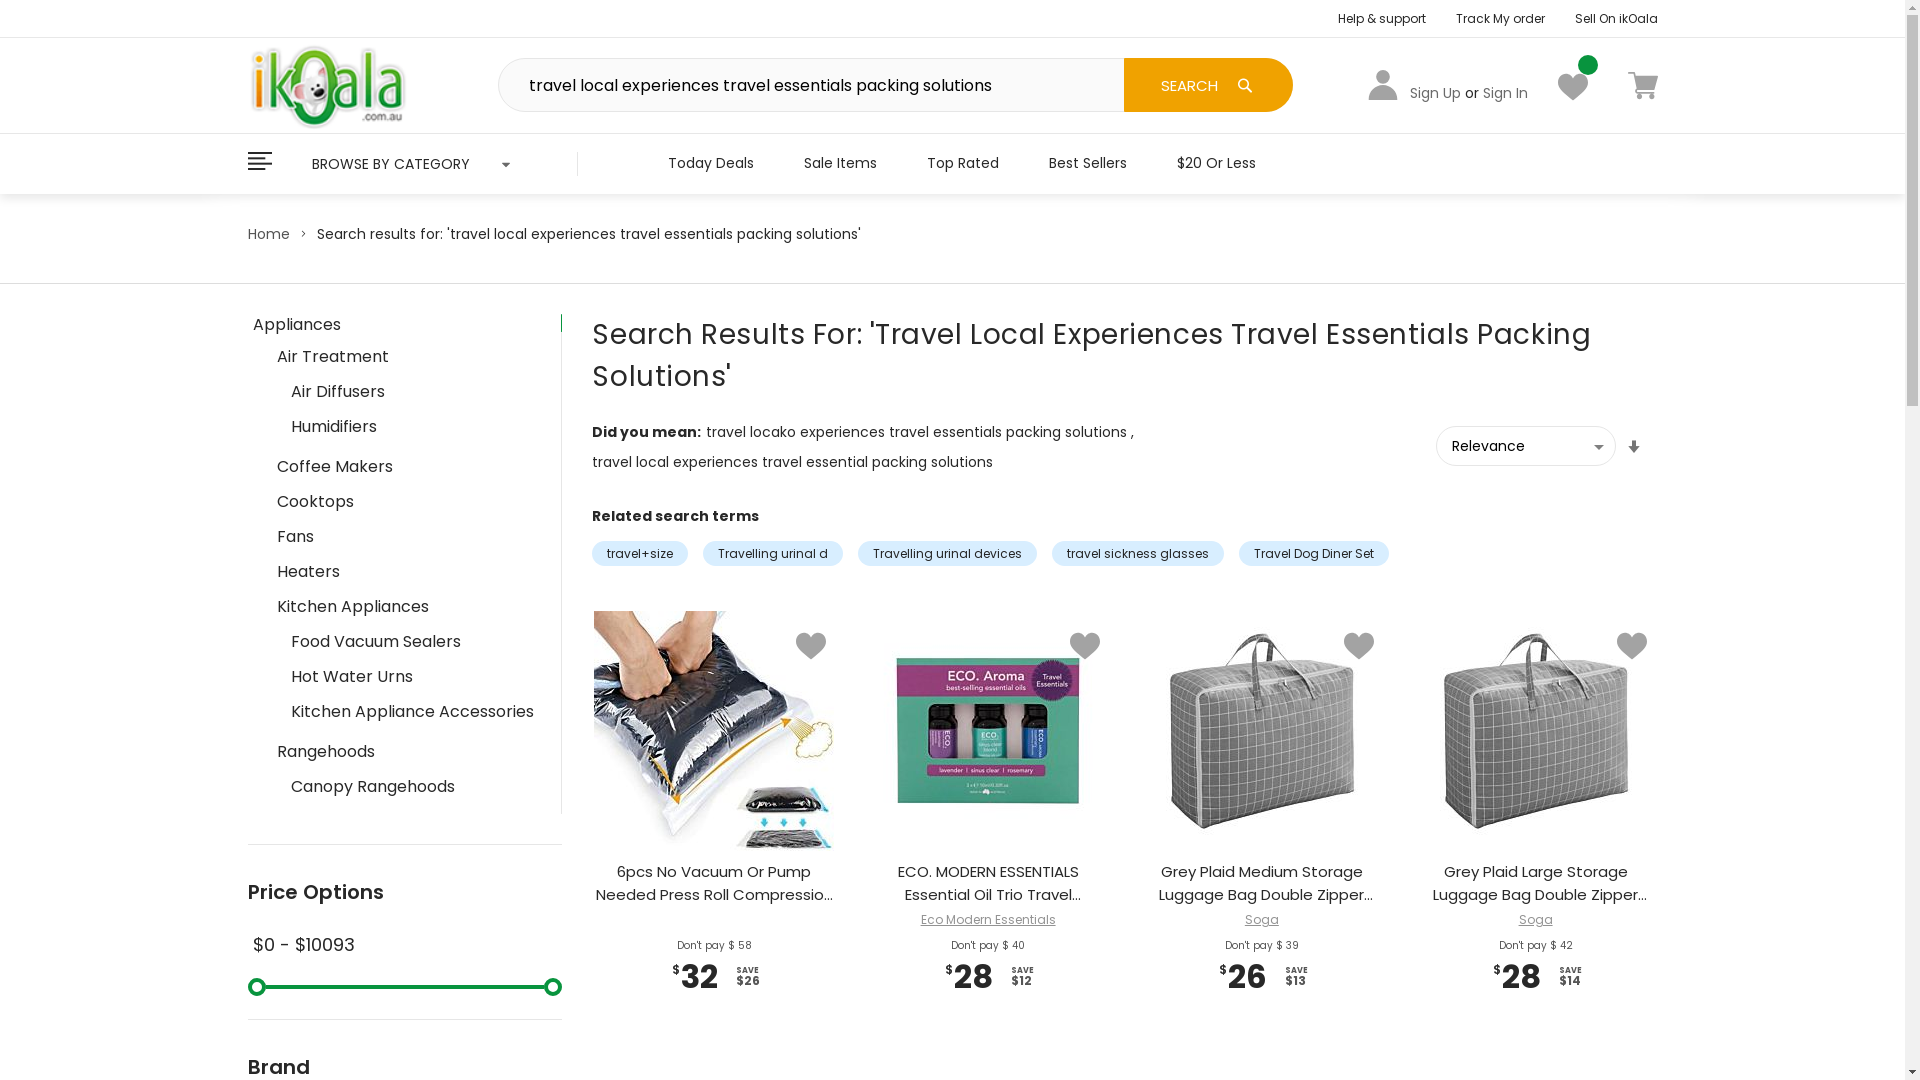  Describe the element at coordinates (411, 163) in the screenshot. I see `'BROWSE BY CATEGORY'` at that location.